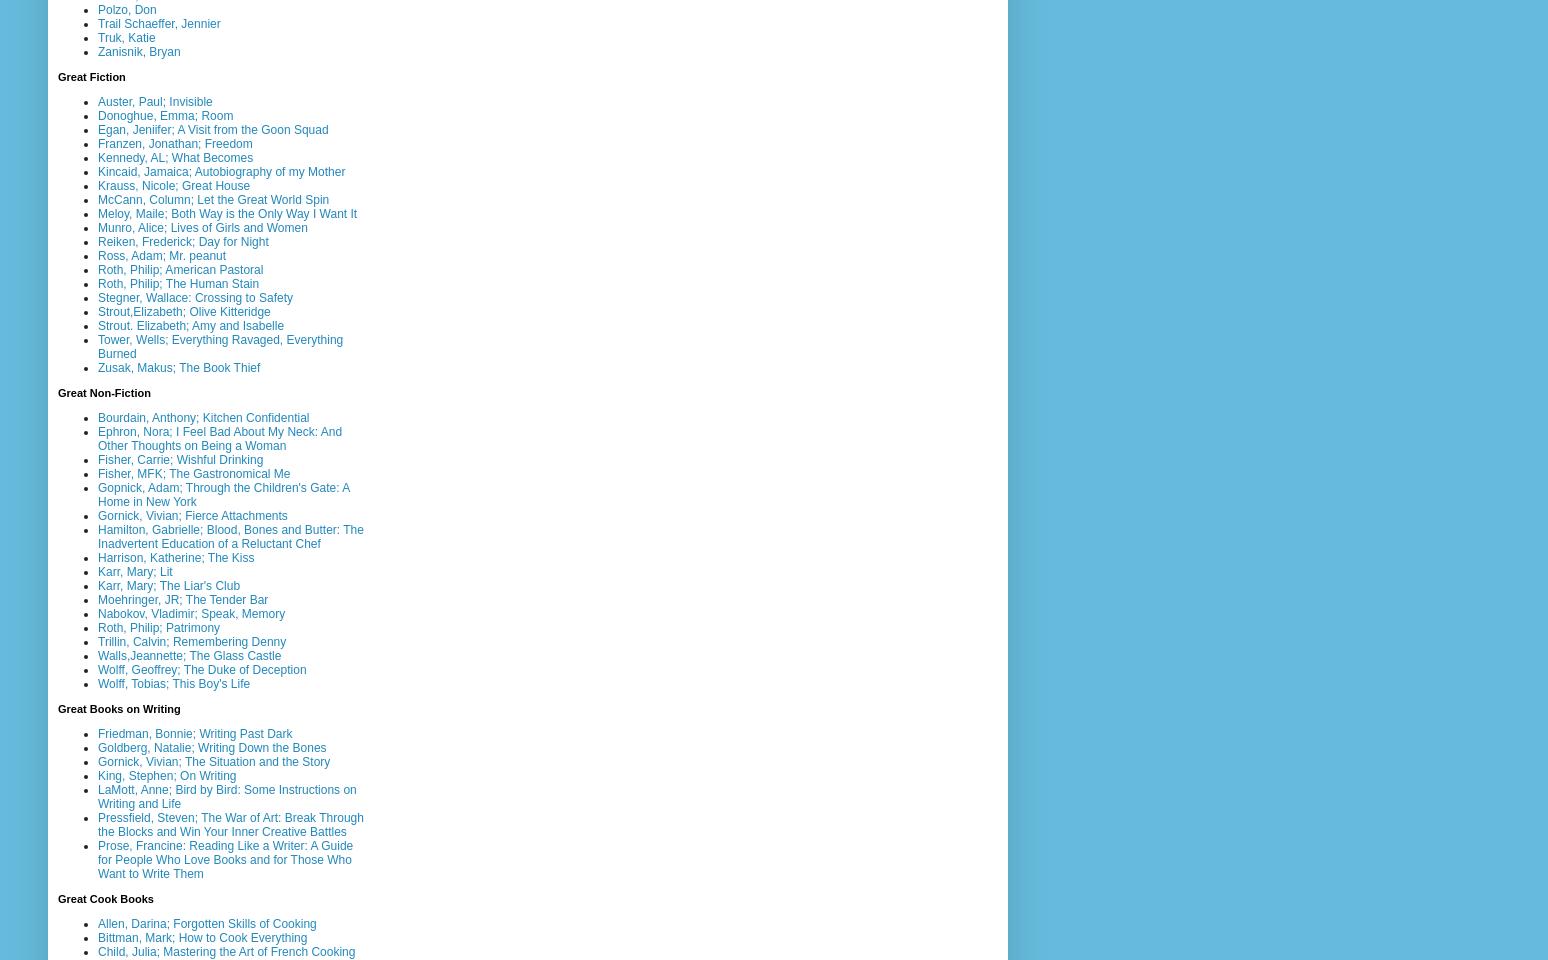 The image size is (1548, 960). Describe the element at coordinates (173, 184) in the screenshot. I see `'Krauss, Nicole; Great House'` at that location.